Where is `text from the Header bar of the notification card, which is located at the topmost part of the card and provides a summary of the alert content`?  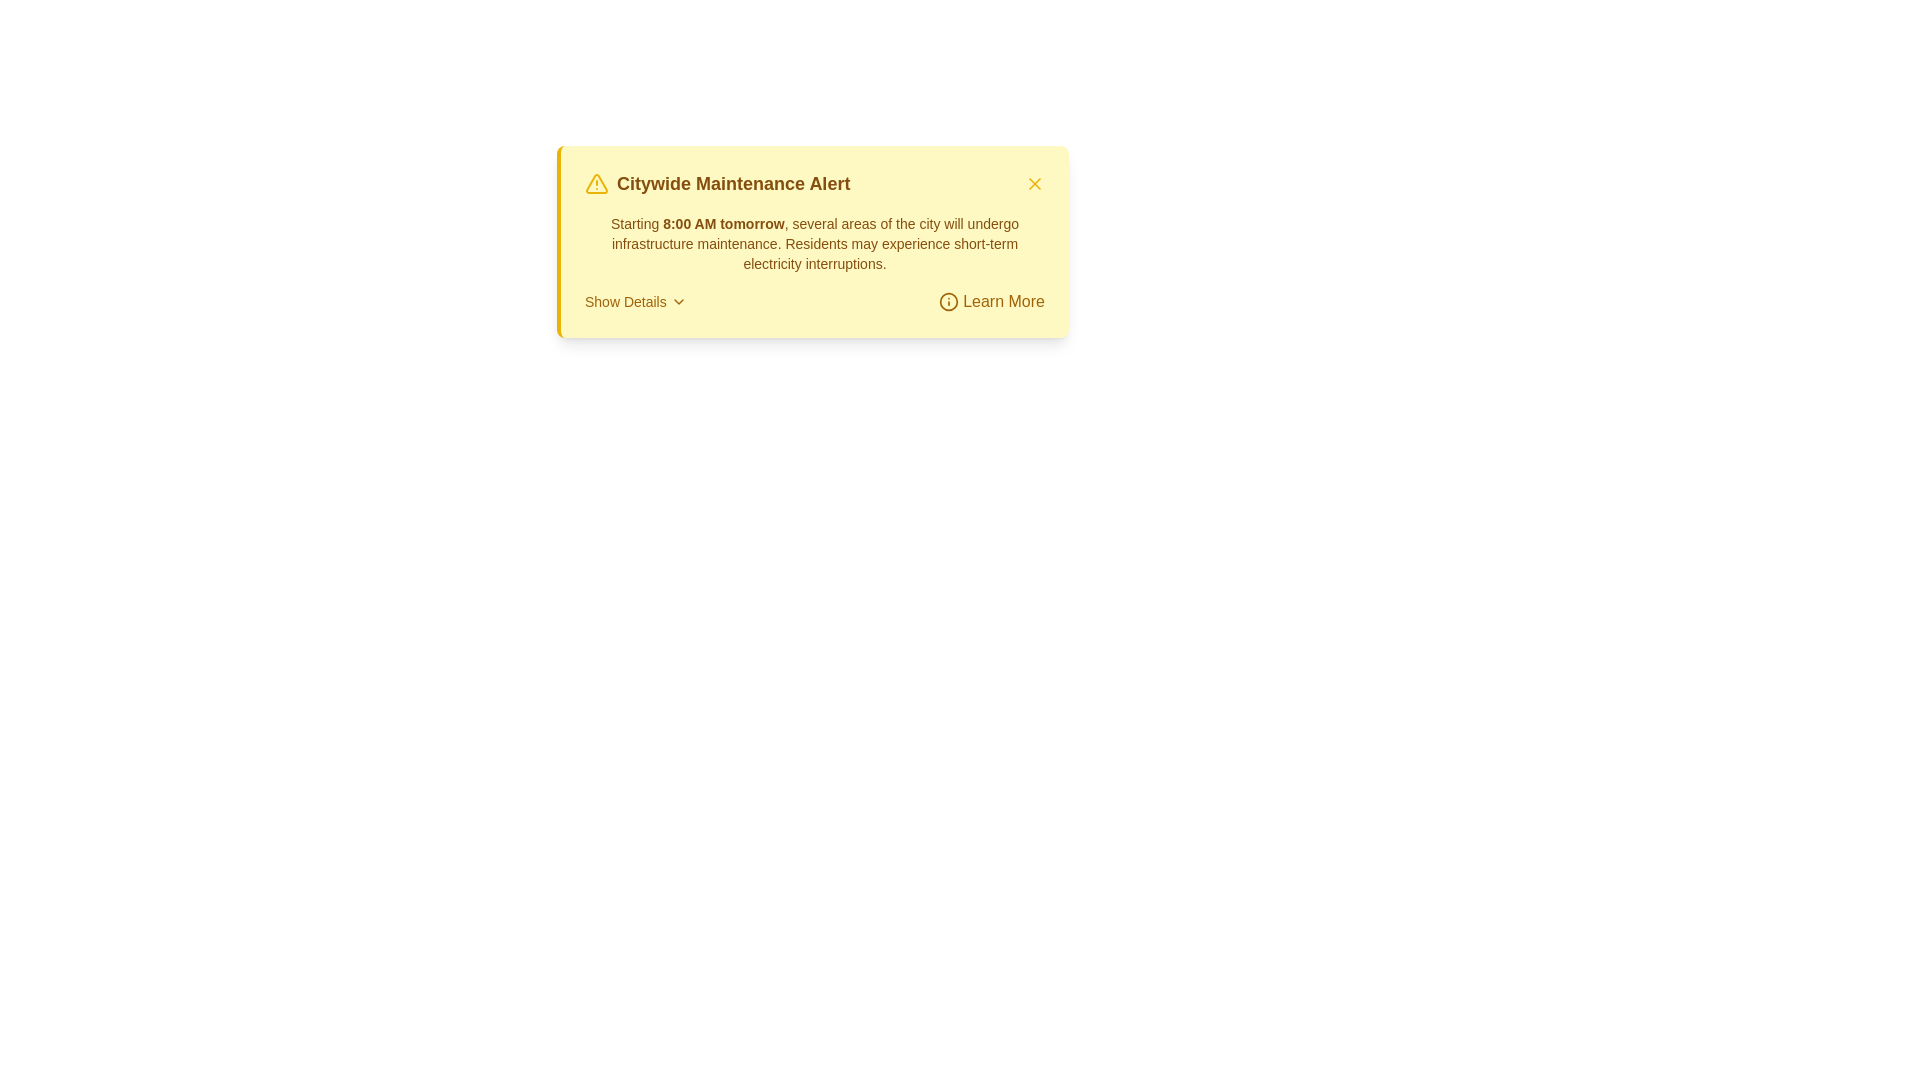
text from the Header bar of the notification card, which is located at the topmost part of the card and provides a summary of the alert content is located at coordinates (815, 184).